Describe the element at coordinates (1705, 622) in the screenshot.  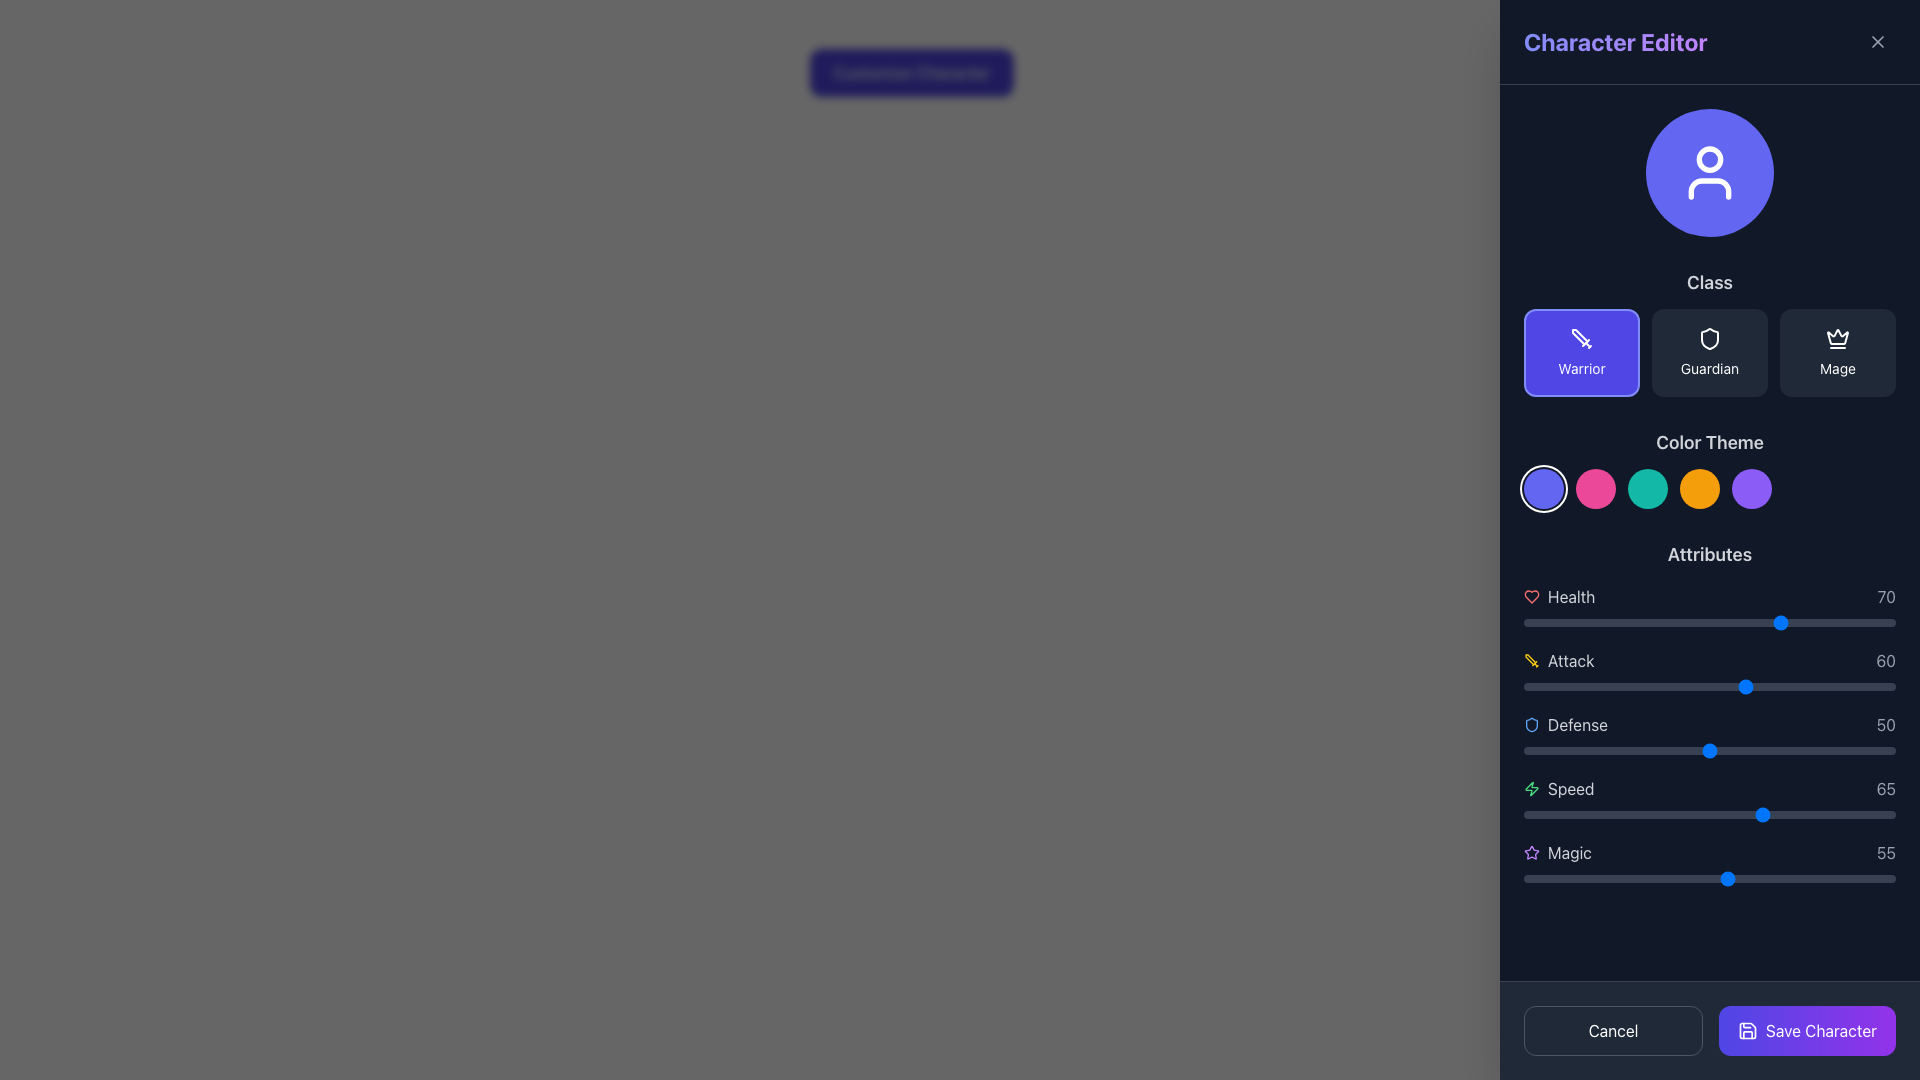
I see `health level` at that location.